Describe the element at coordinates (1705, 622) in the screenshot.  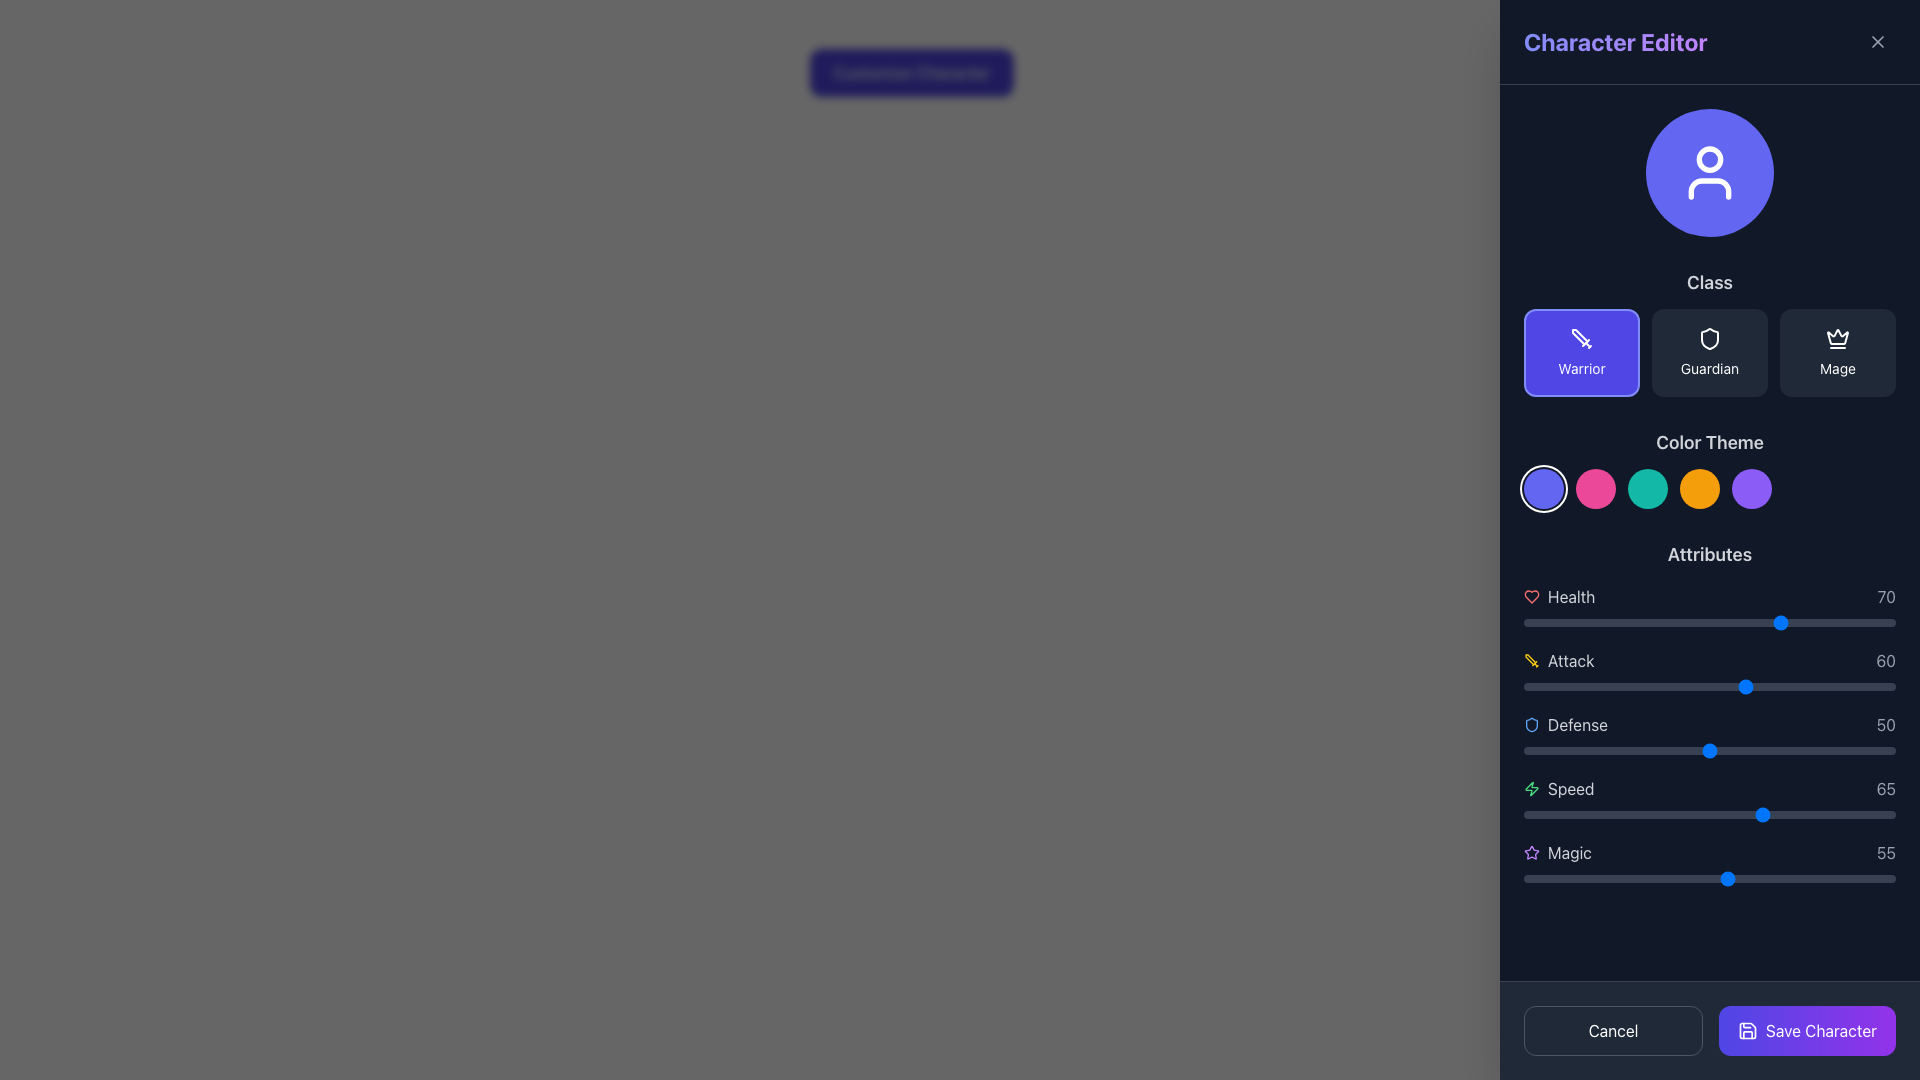
I see `health level` at that location.